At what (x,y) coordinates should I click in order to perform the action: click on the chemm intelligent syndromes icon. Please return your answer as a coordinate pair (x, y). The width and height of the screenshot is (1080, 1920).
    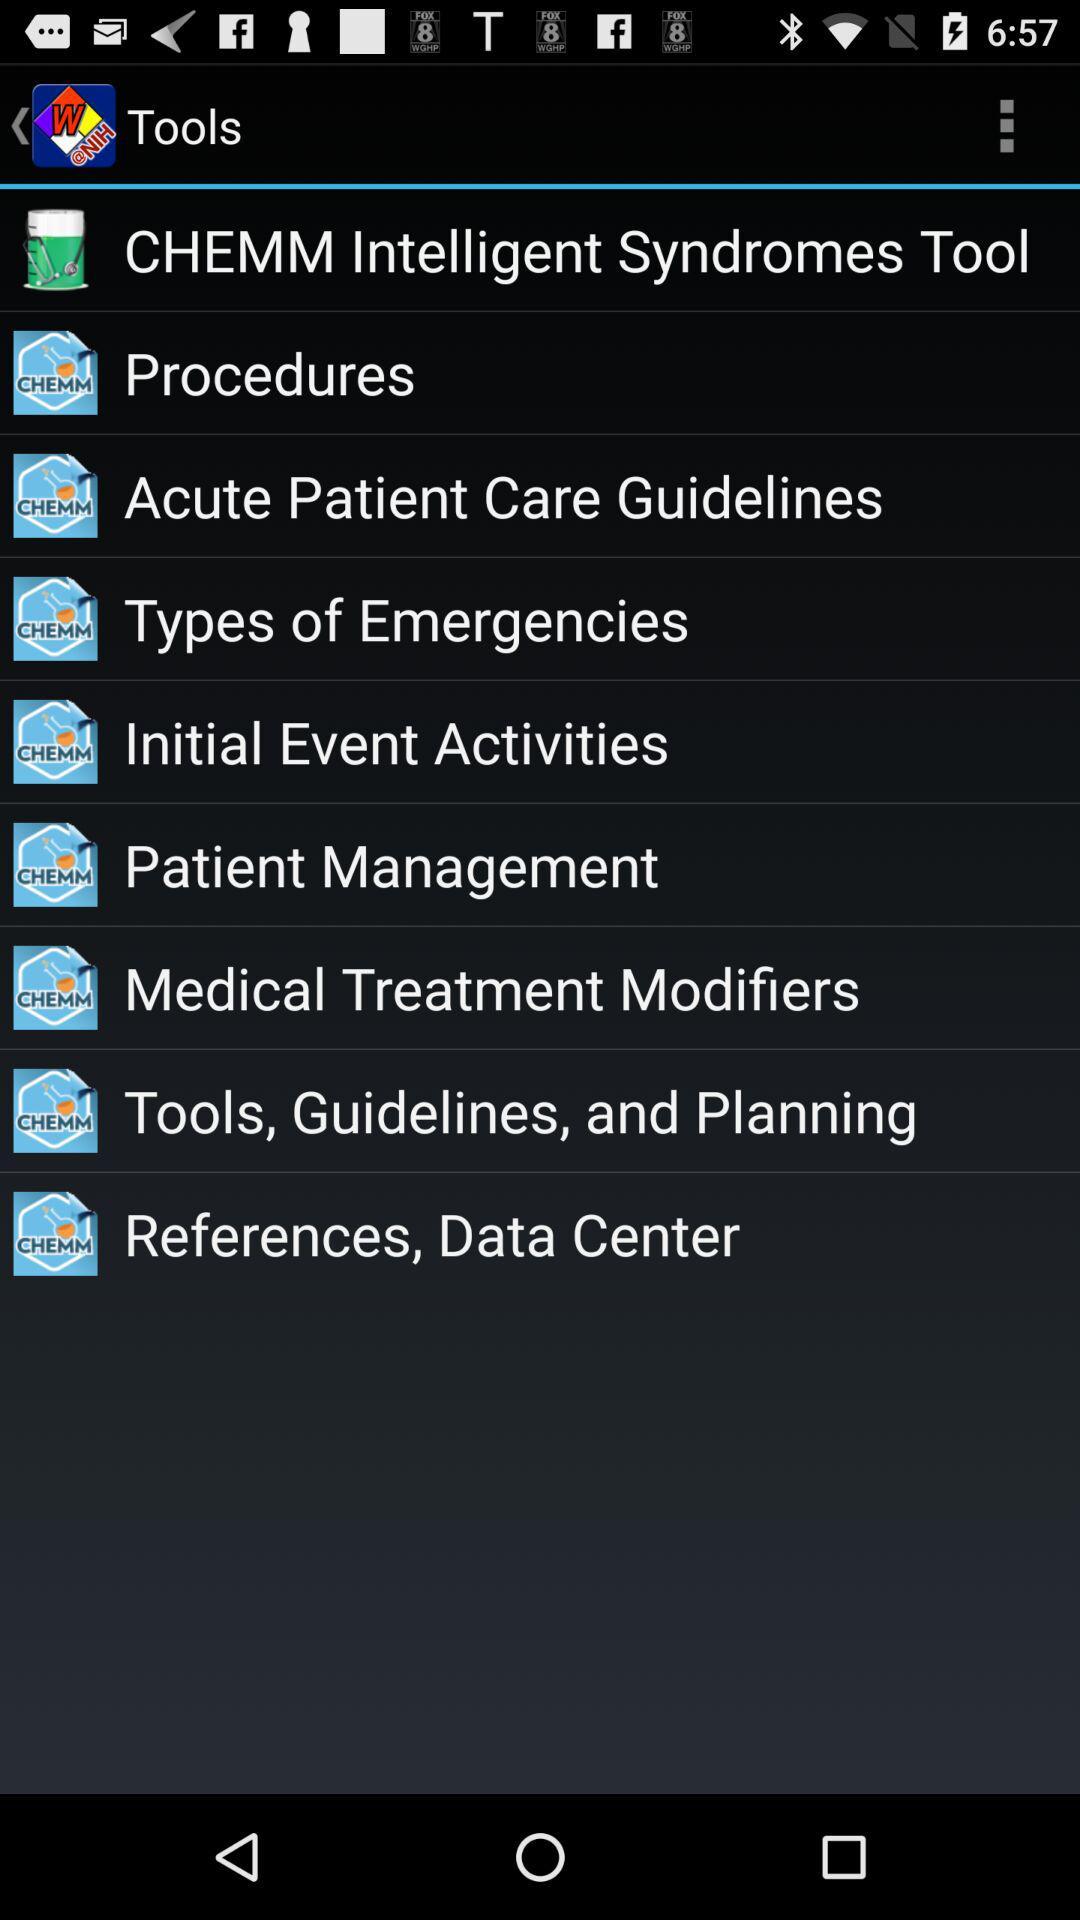
    Looking at the image, I should click on (600, 248).